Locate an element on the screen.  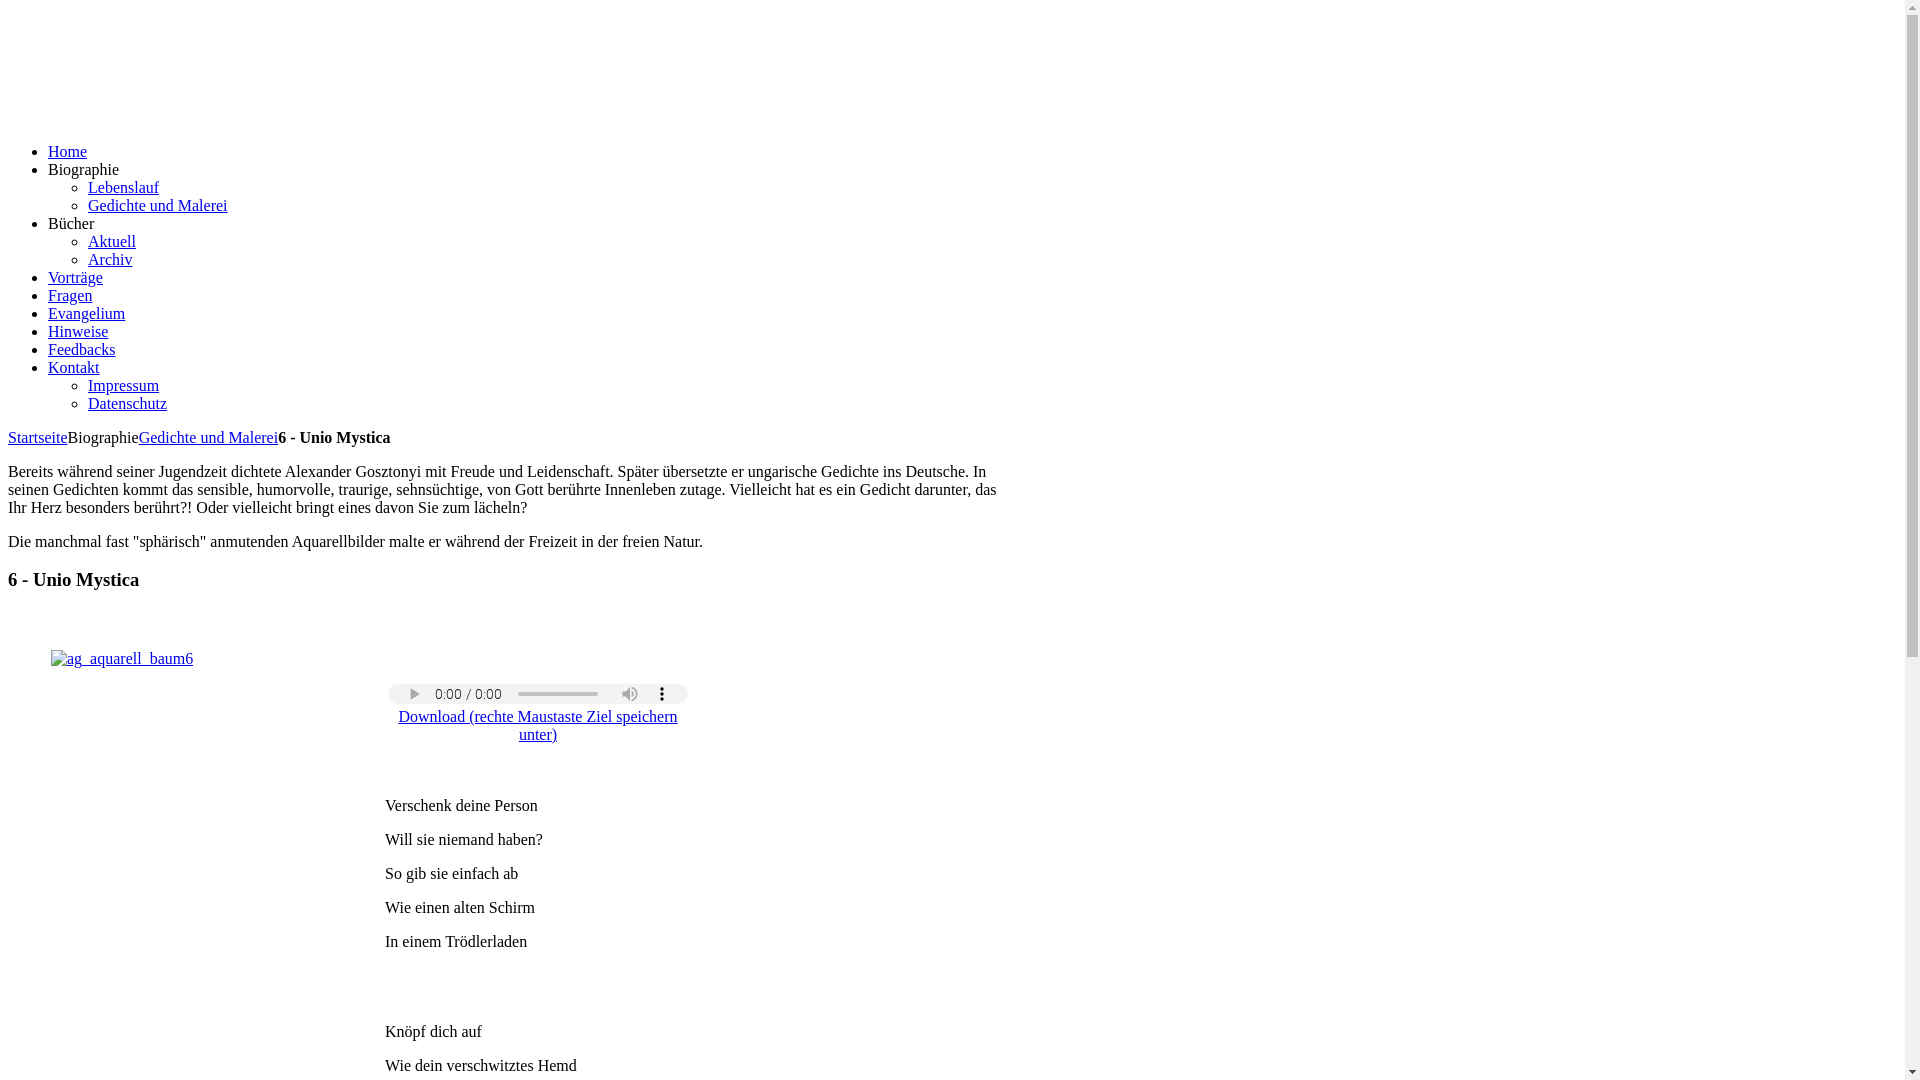
'Impressum' is located at coordinates (122, 385).